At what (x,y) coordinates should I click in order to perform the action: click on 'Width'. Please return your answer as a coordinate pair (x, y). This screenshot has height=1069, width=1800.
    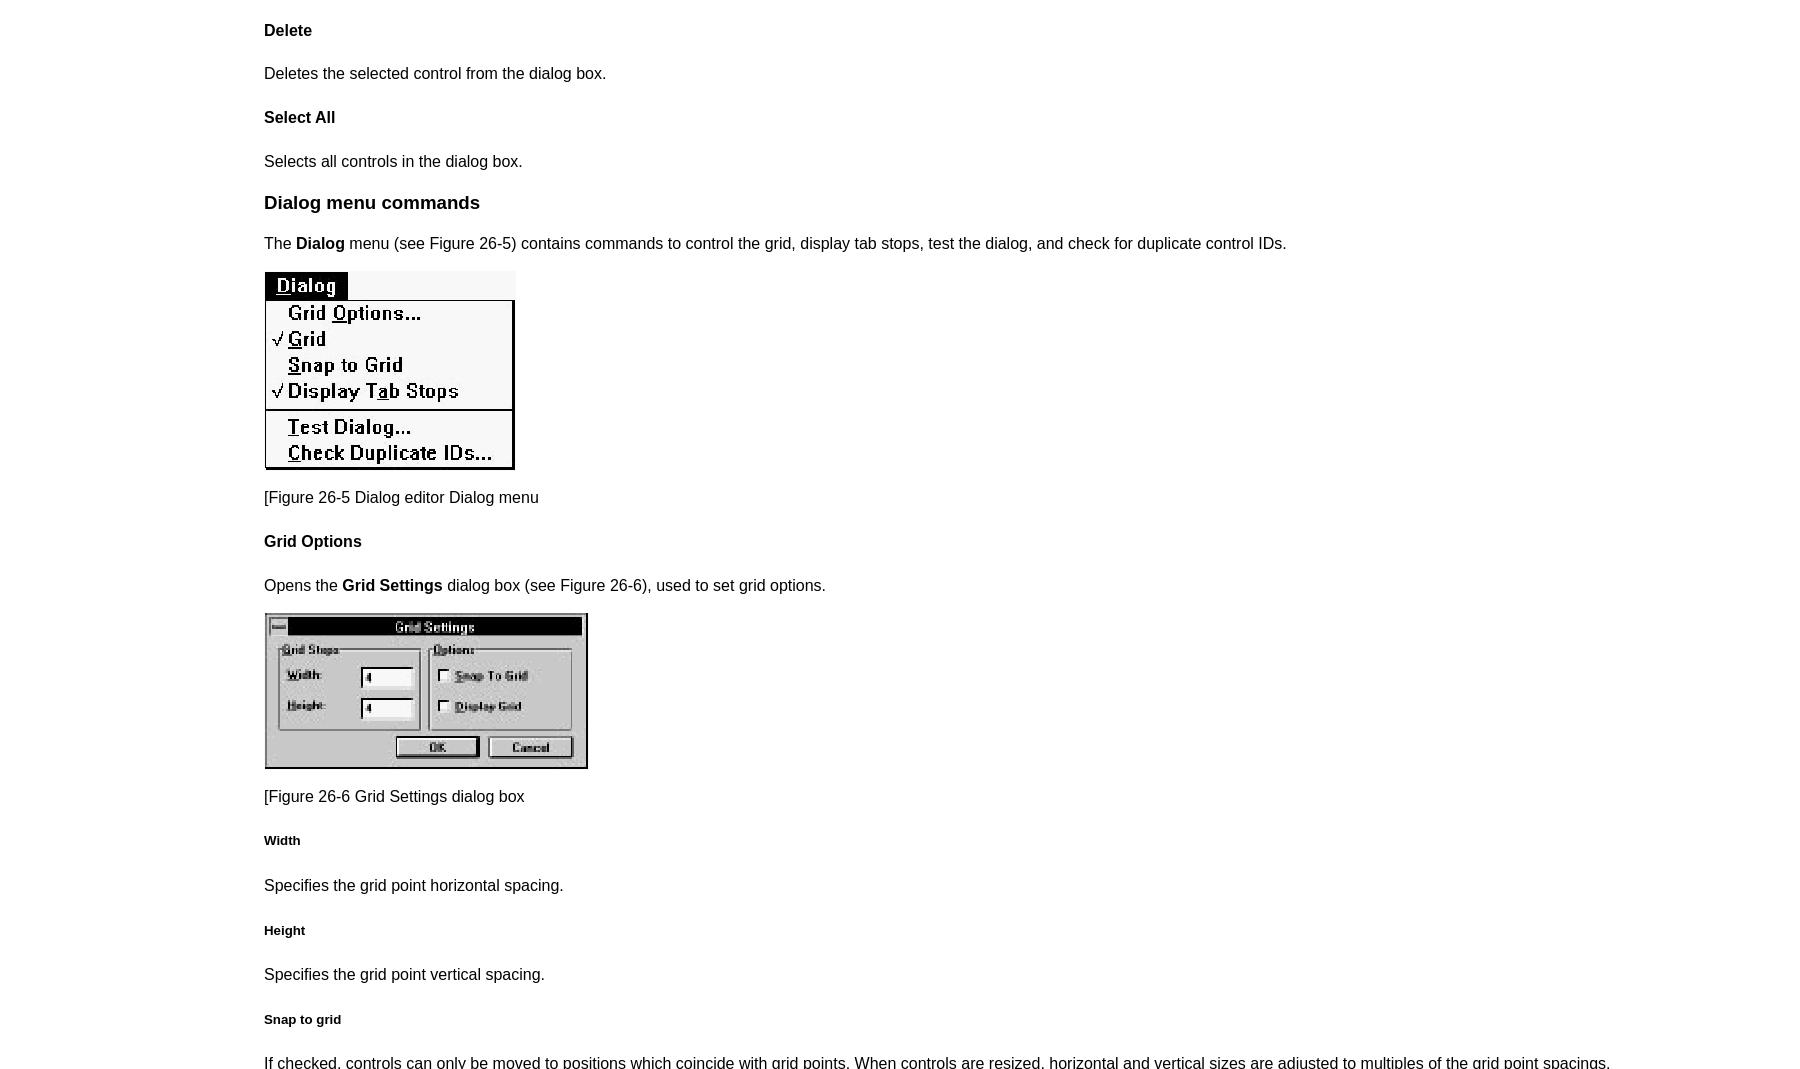
    Looking at the image, I should click on (281, 840).